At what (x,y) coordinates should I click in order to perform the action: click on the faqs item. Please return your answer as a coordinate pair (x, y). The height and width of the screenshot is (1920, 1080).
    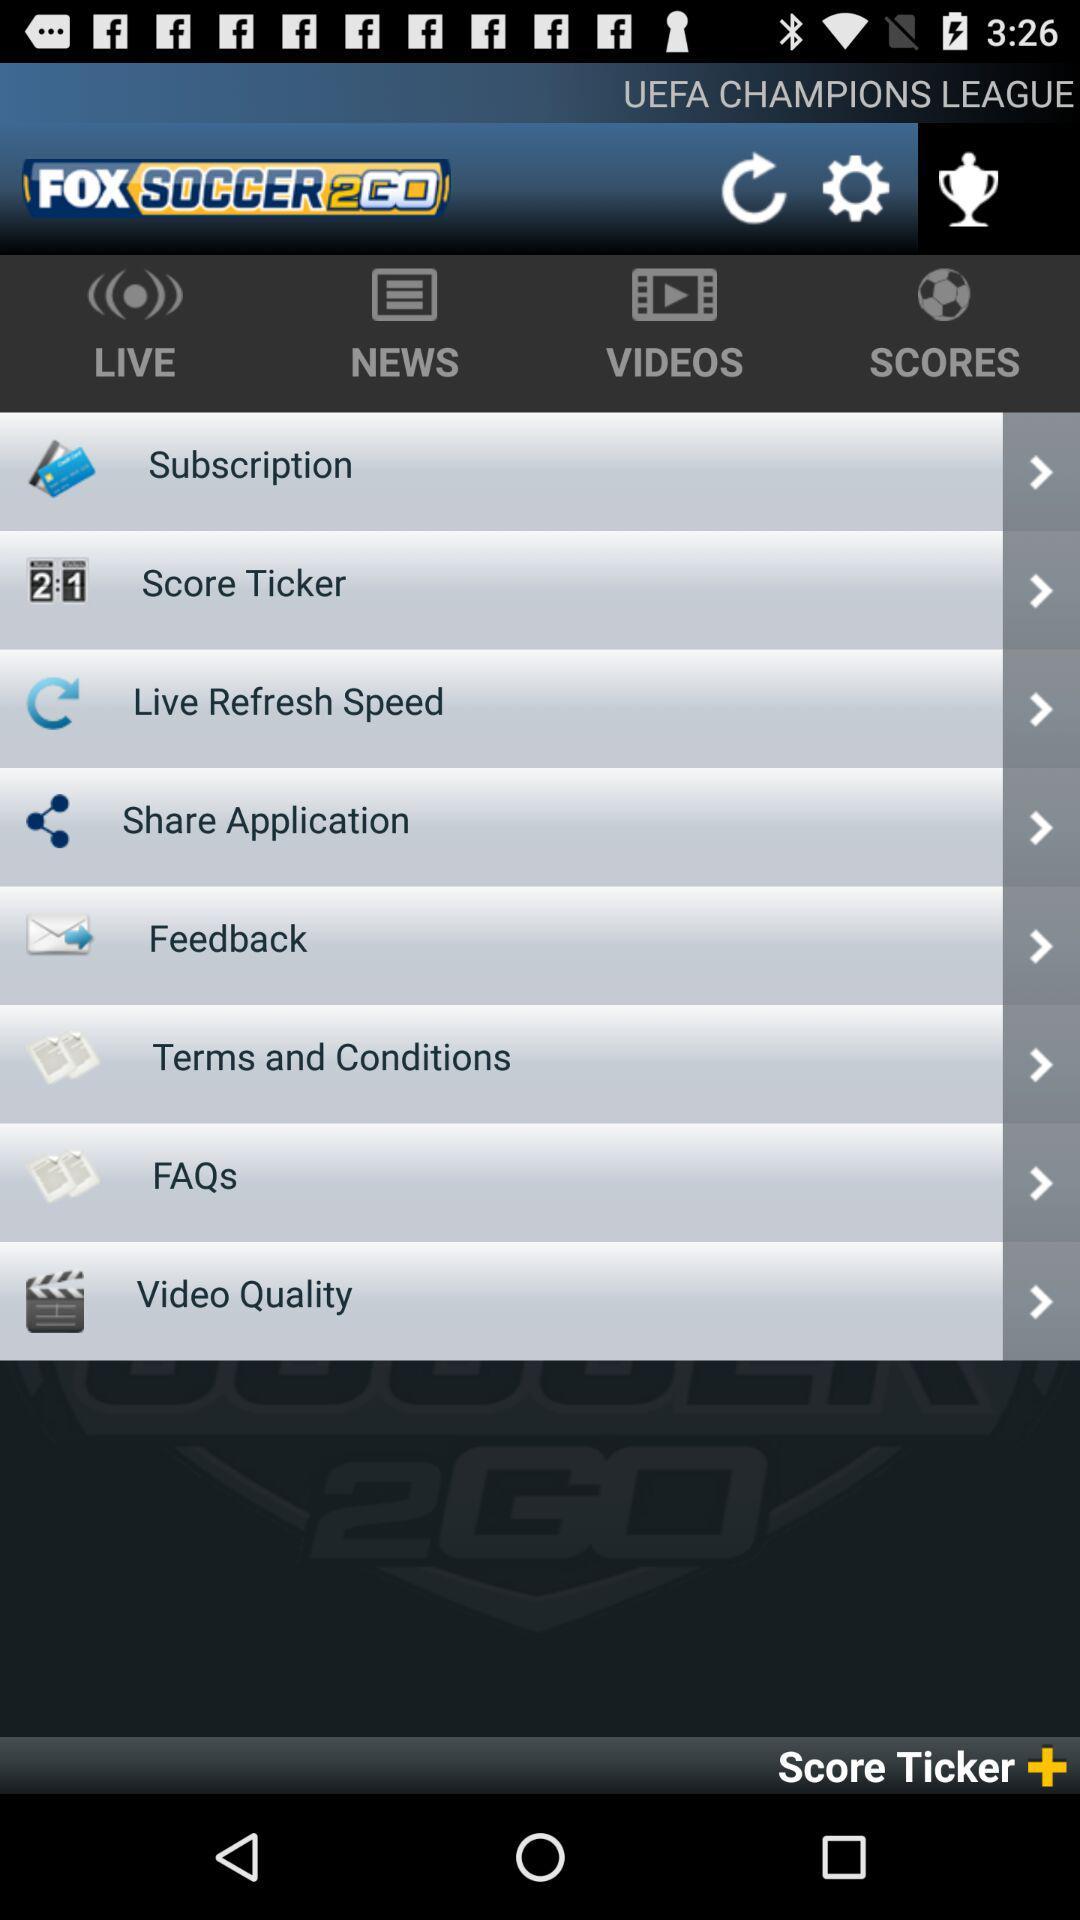
    Looking at the image, I should click on (195, 1174).